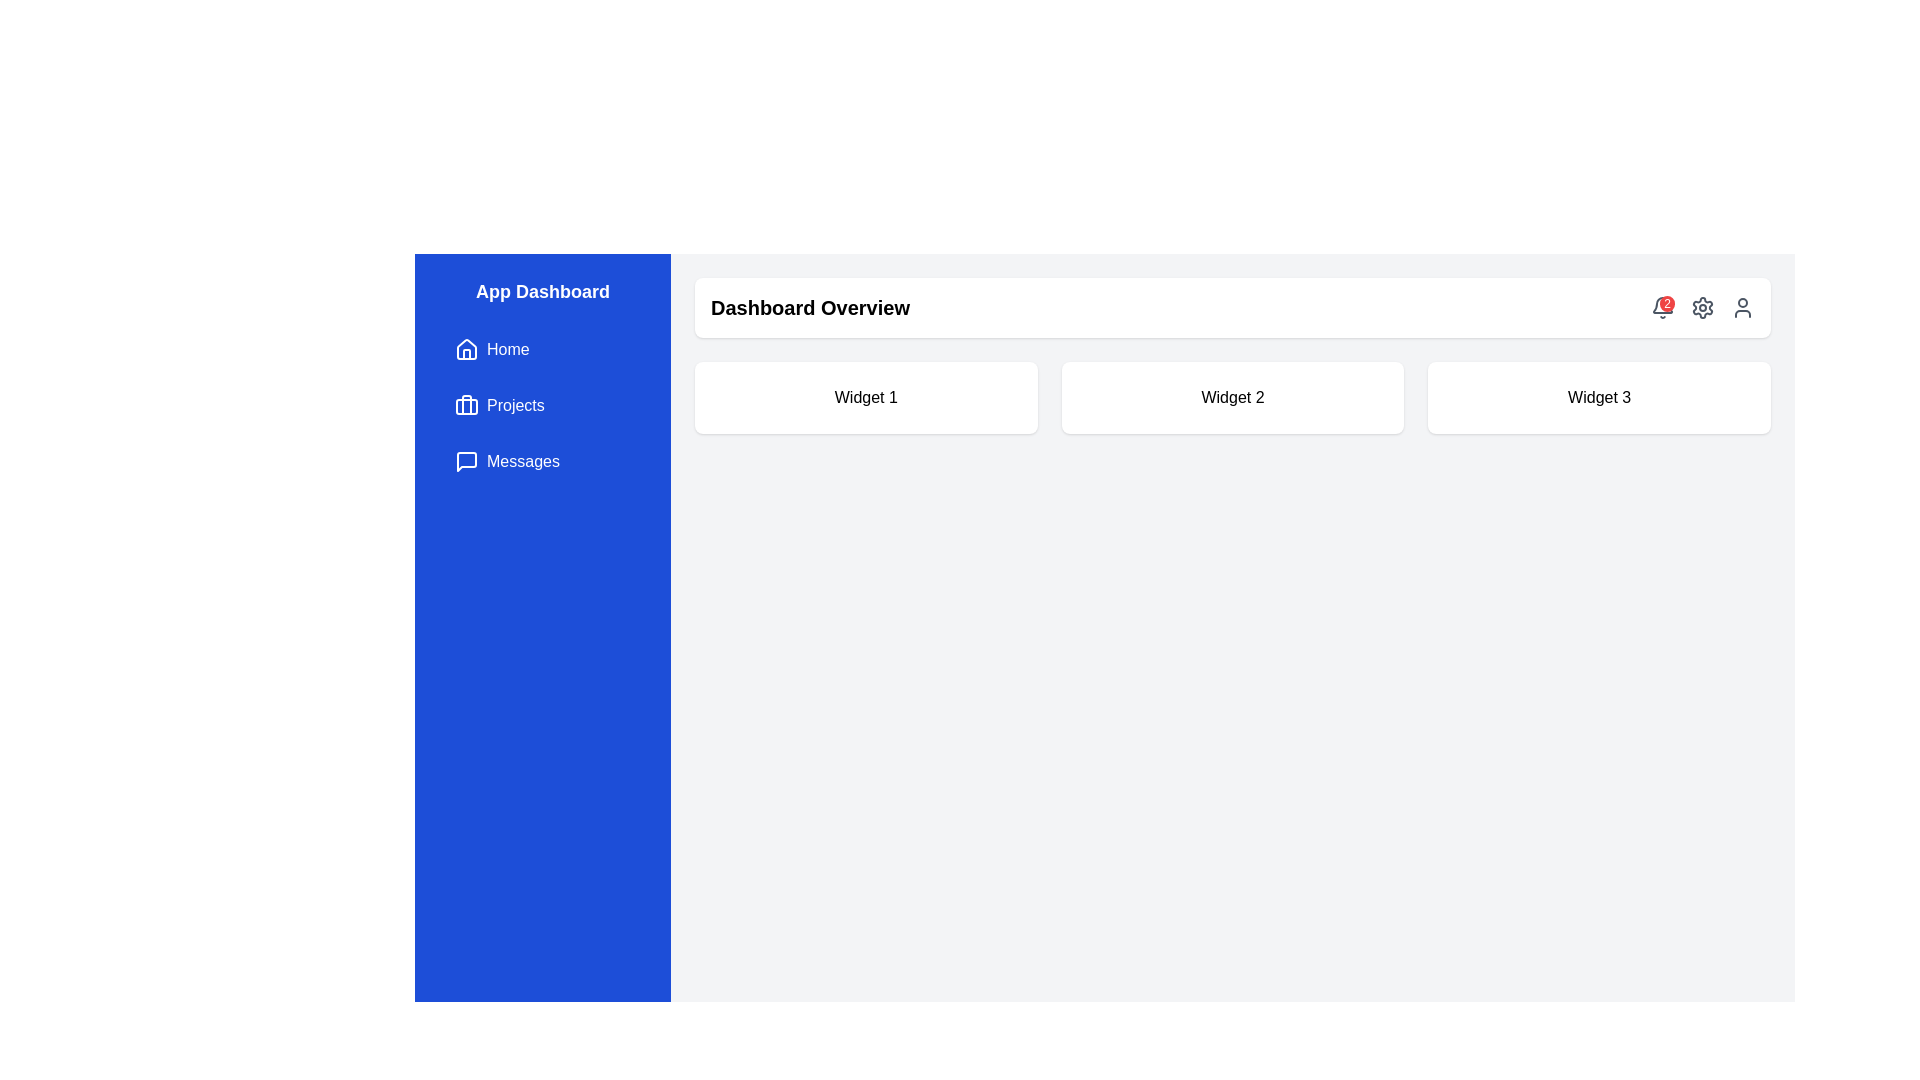 The height and width of the screenshot is (1080, 1920). I want to click on the decorative graphic element representing the handle of the briefcase icon located in the top-right corner of the sidebar menu, so click(465, 405).